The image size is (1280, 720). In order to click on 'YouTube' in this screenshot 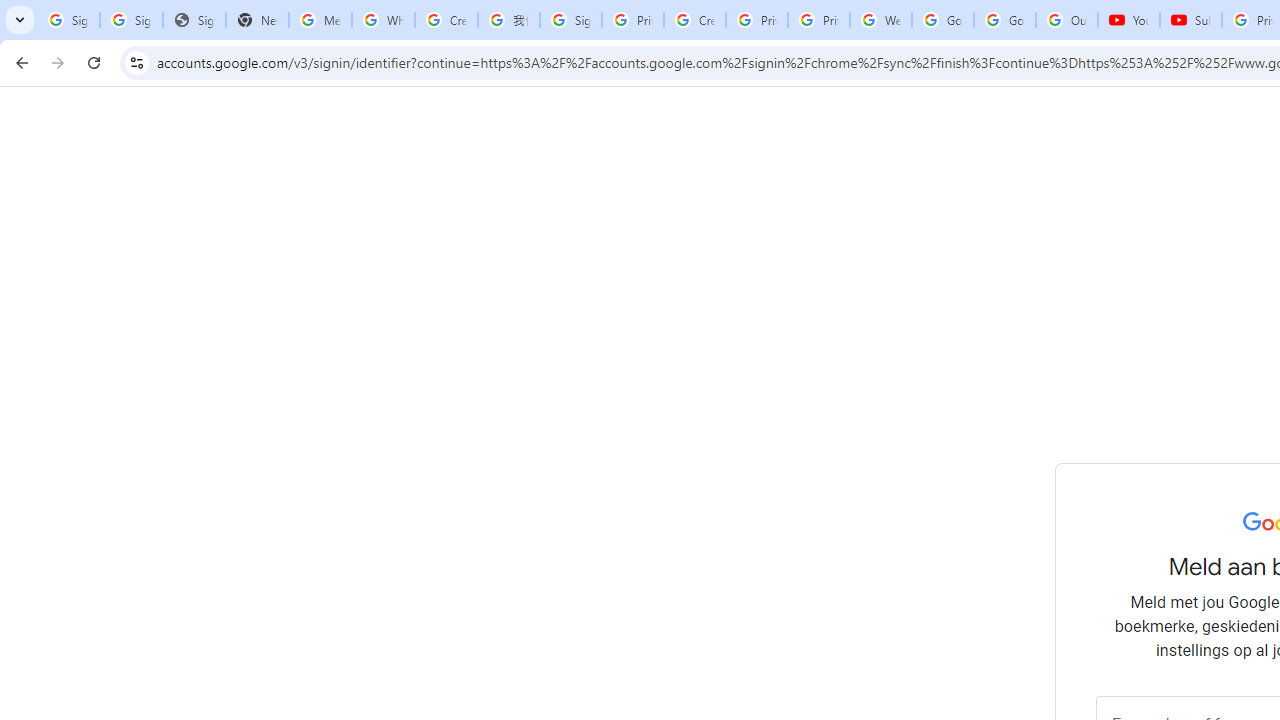, I will do `click(1128, 20)`.